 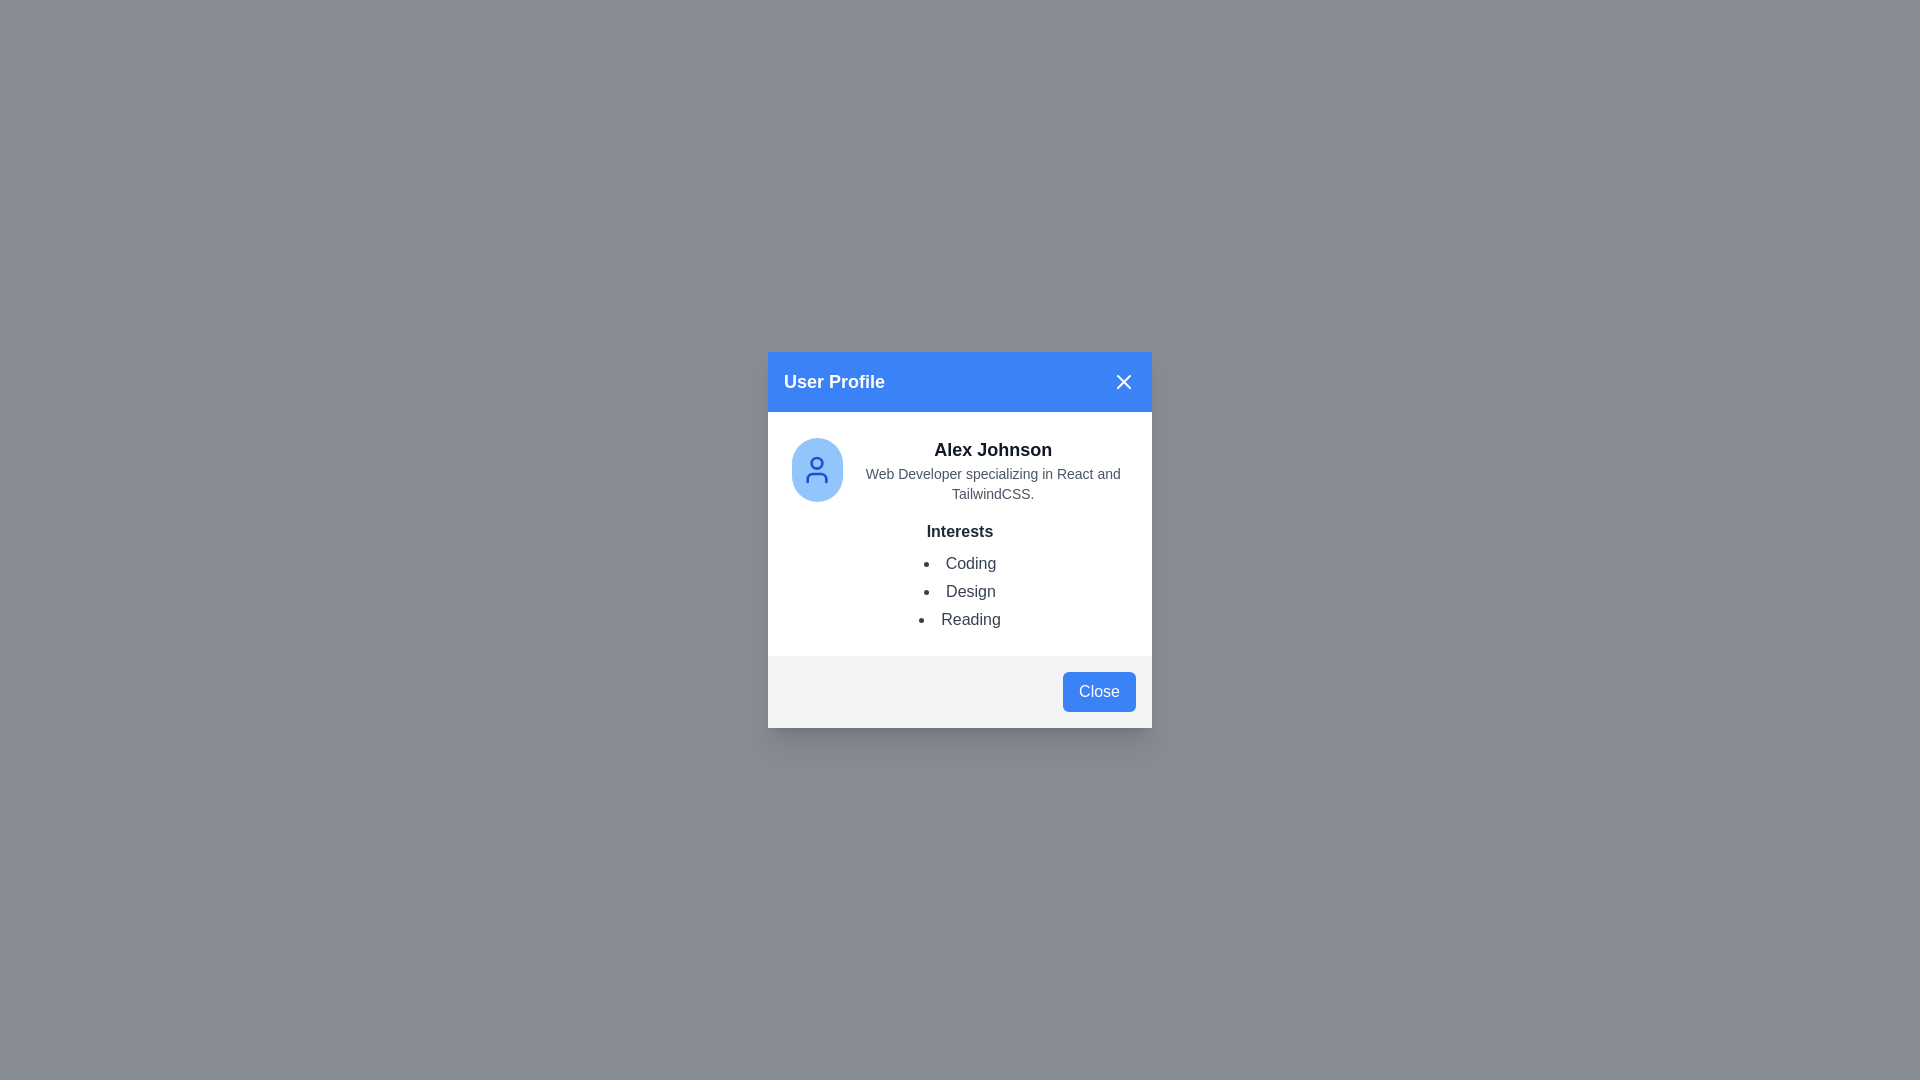 I want to click on the text label displaying 'User Profile', which is styled in bold font and positioned within a blue rectangular background, indicating its importance as a header, so click(x=834, y=381).